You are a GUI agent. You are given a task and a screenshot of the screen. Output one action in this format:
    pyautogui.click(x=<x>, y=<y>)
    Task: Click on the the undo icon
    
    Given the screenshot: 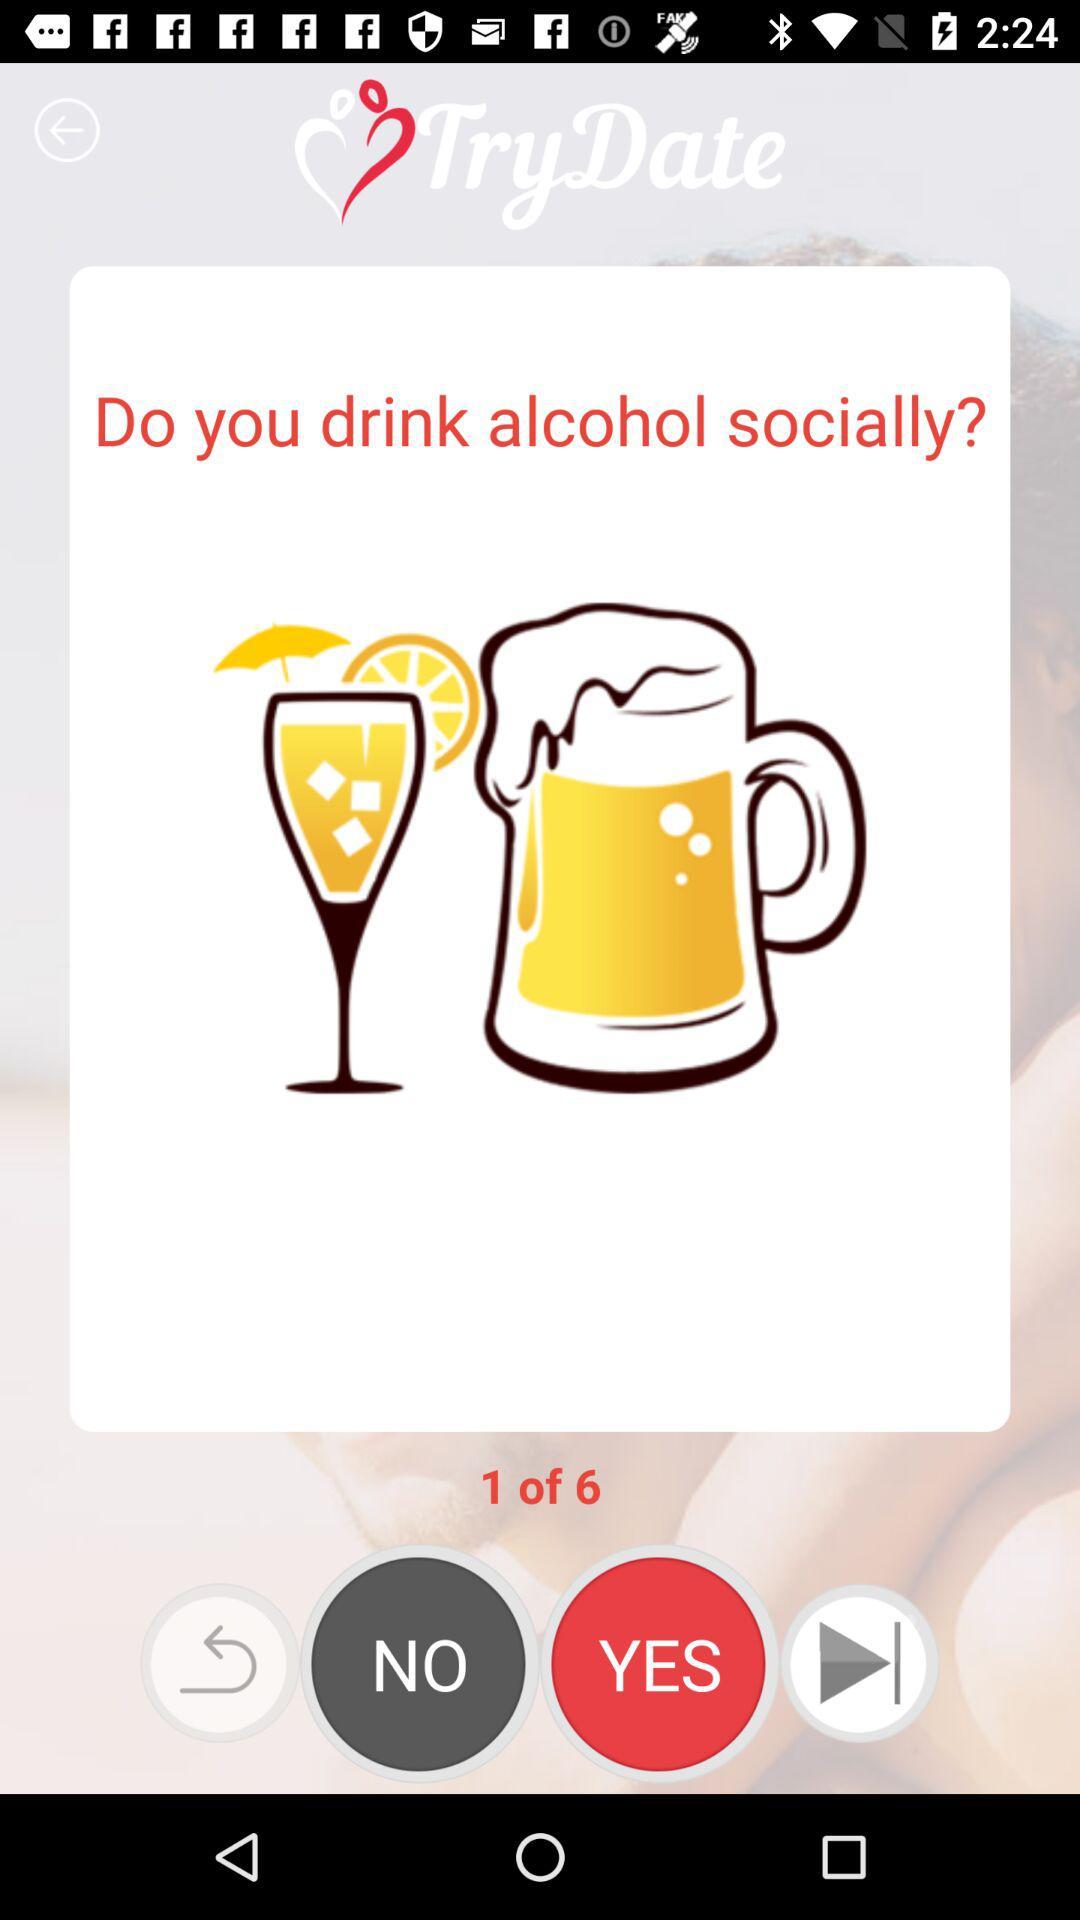 What is the action you would take?
    pyautogui.click(x=220, y=1663)
    